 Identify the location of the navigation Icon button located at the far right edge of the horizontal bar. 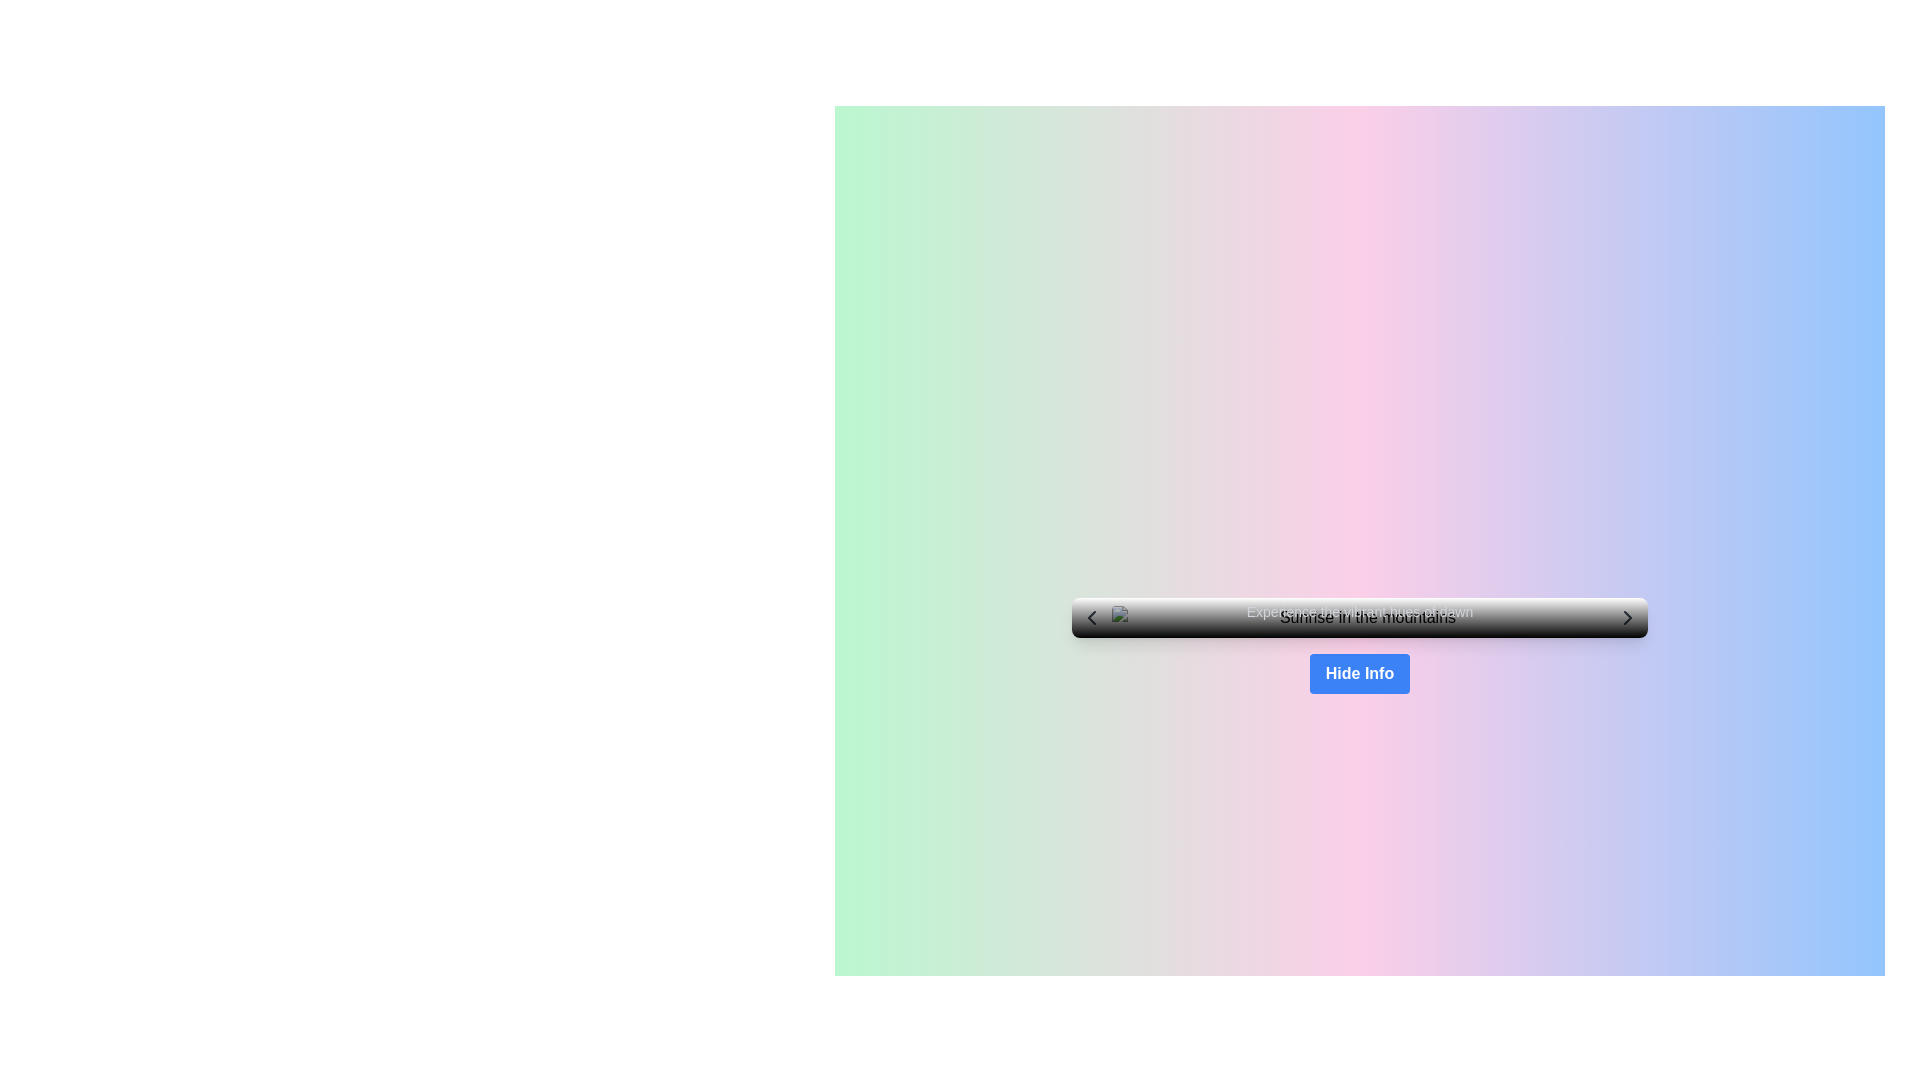
(1627, 616).